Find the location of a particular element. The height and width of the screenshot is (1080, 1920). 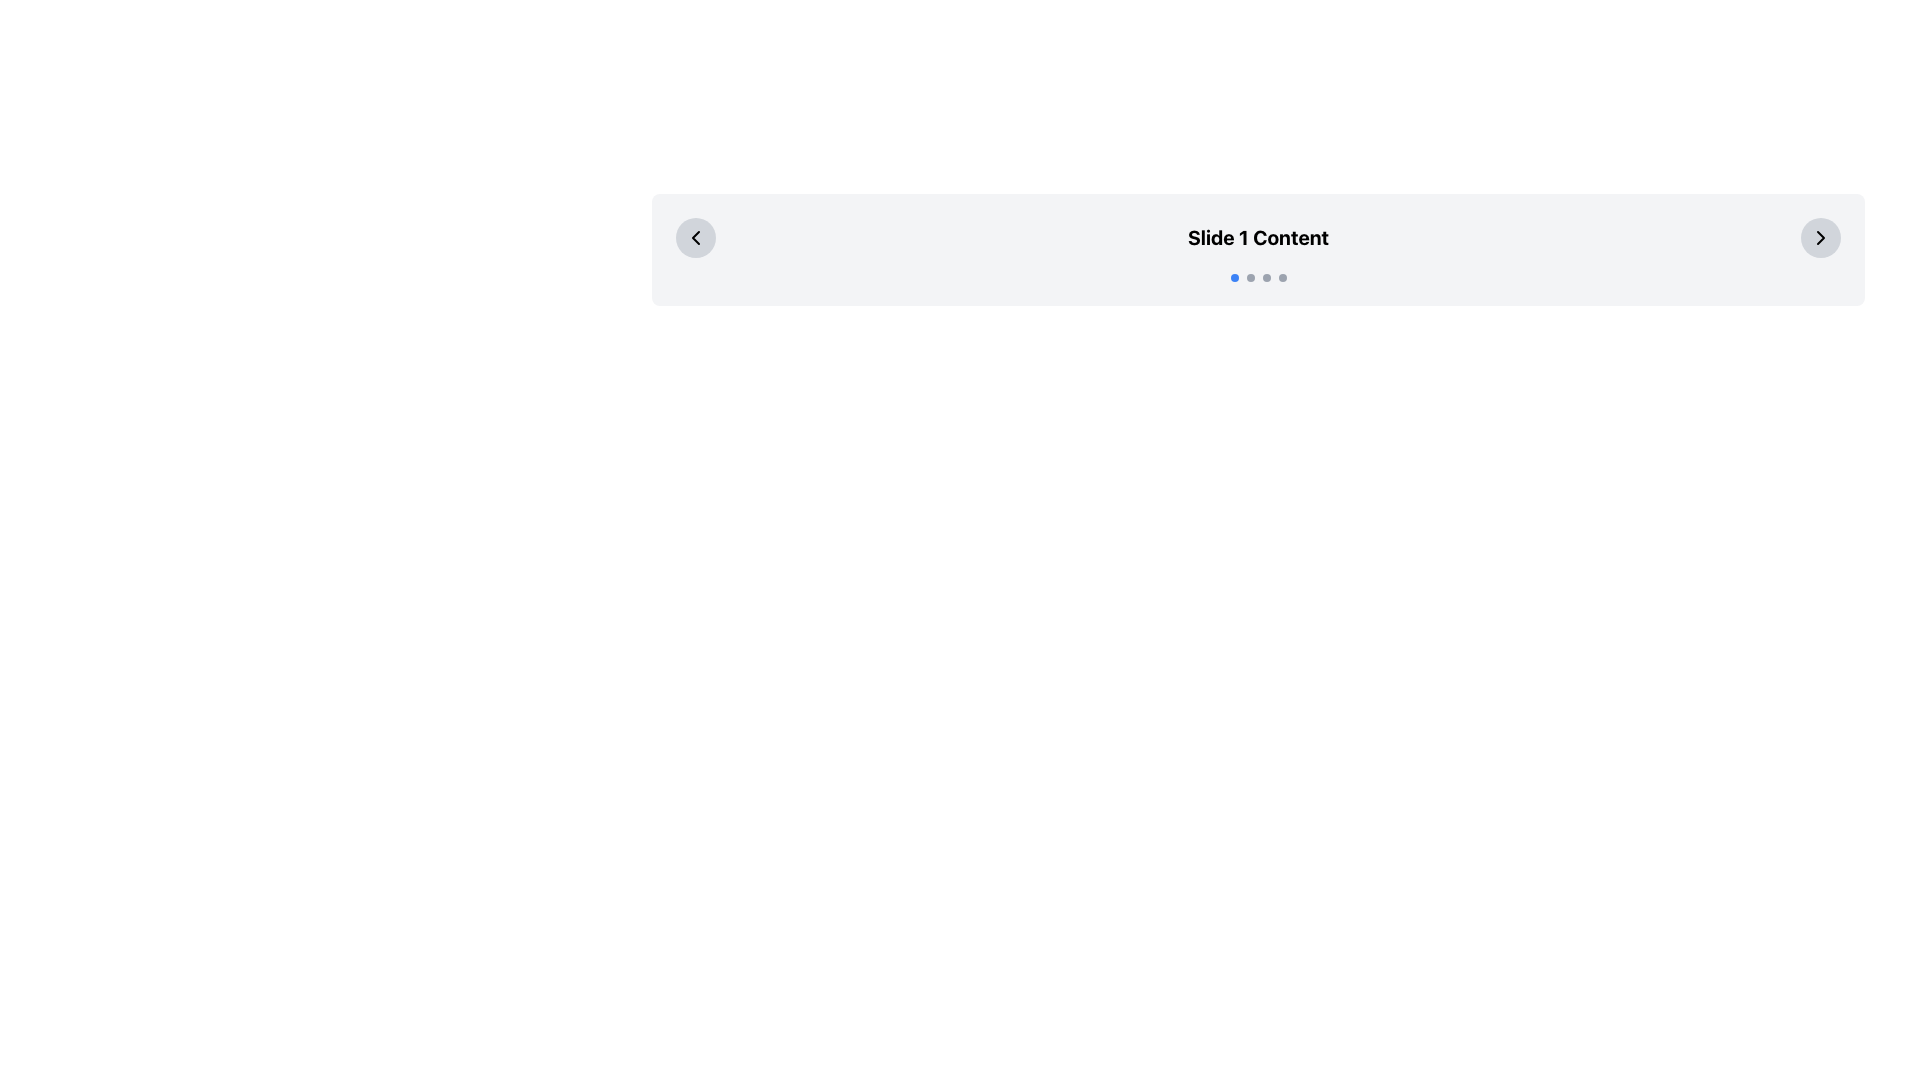

the navigation button located at the far left of the slider interface is located at coordinates (696, 237).